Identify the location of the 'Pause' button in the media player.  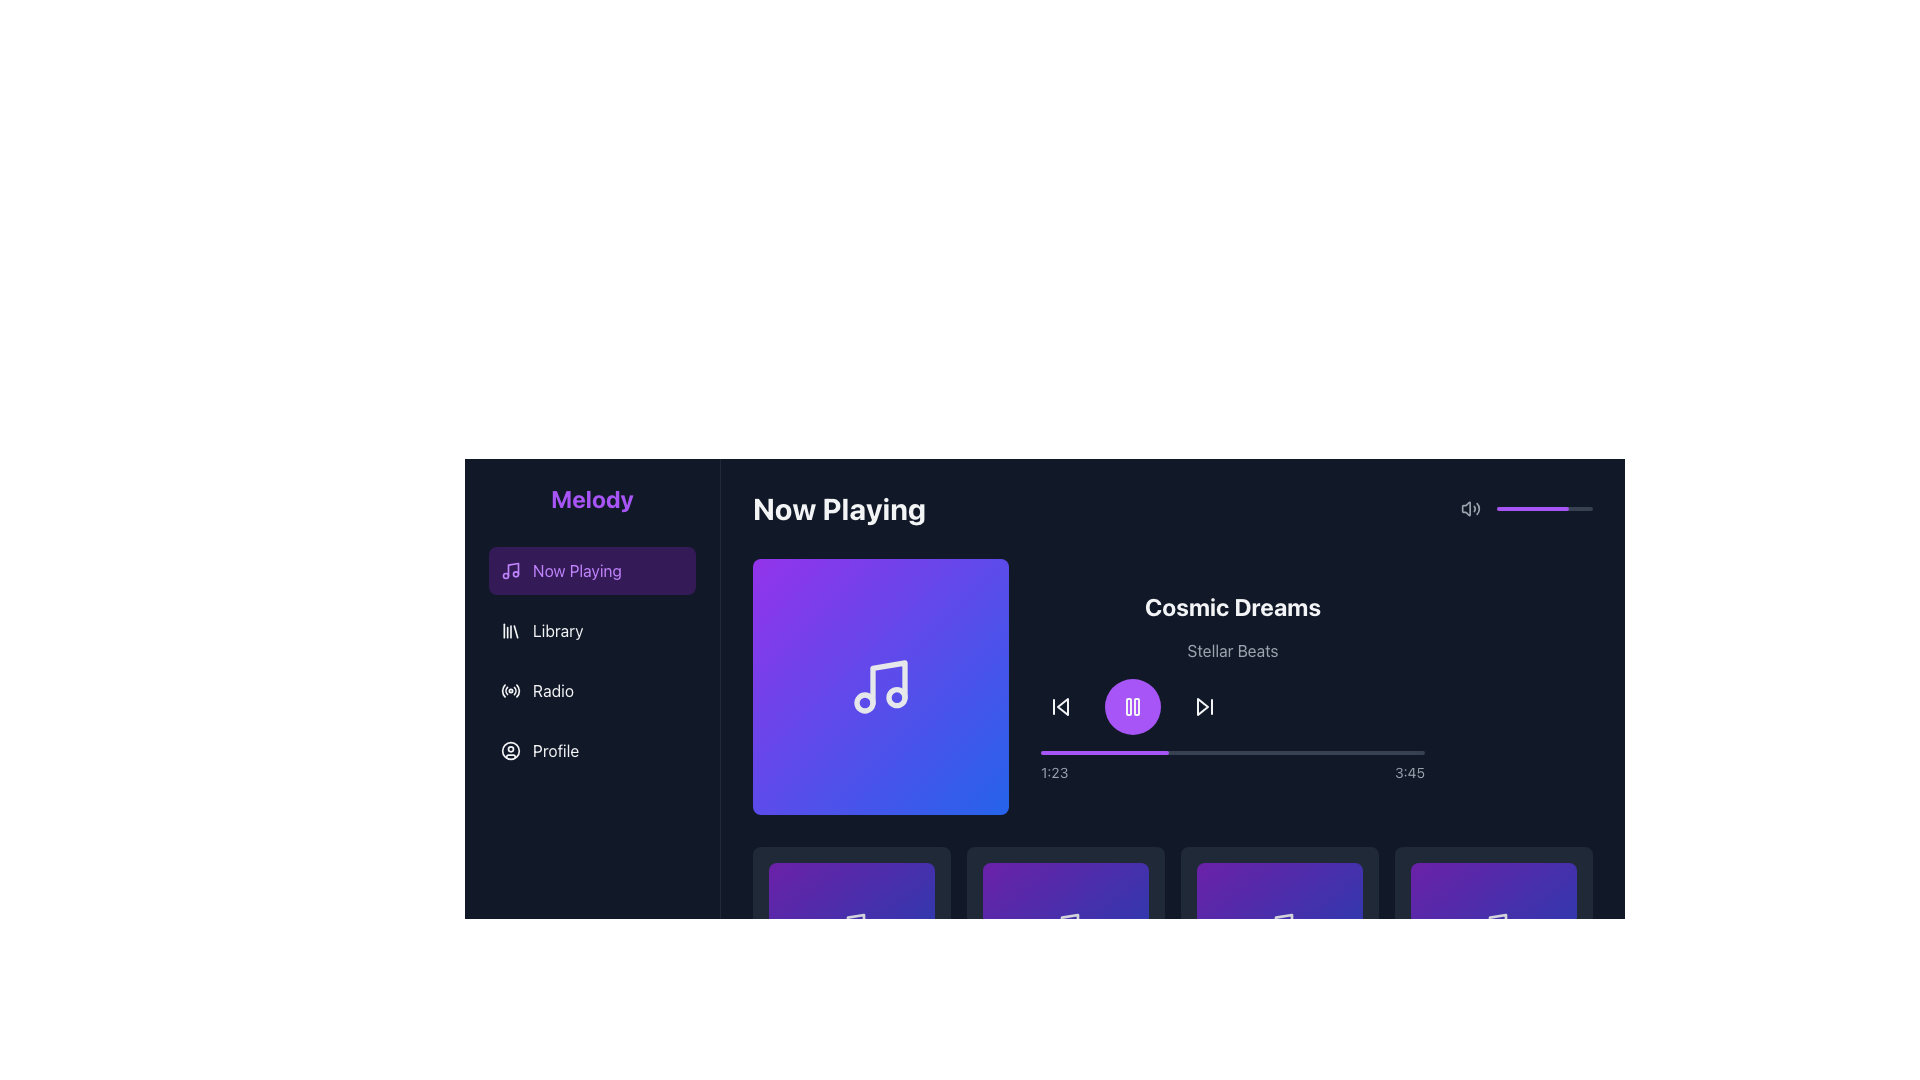
(1132, 705).